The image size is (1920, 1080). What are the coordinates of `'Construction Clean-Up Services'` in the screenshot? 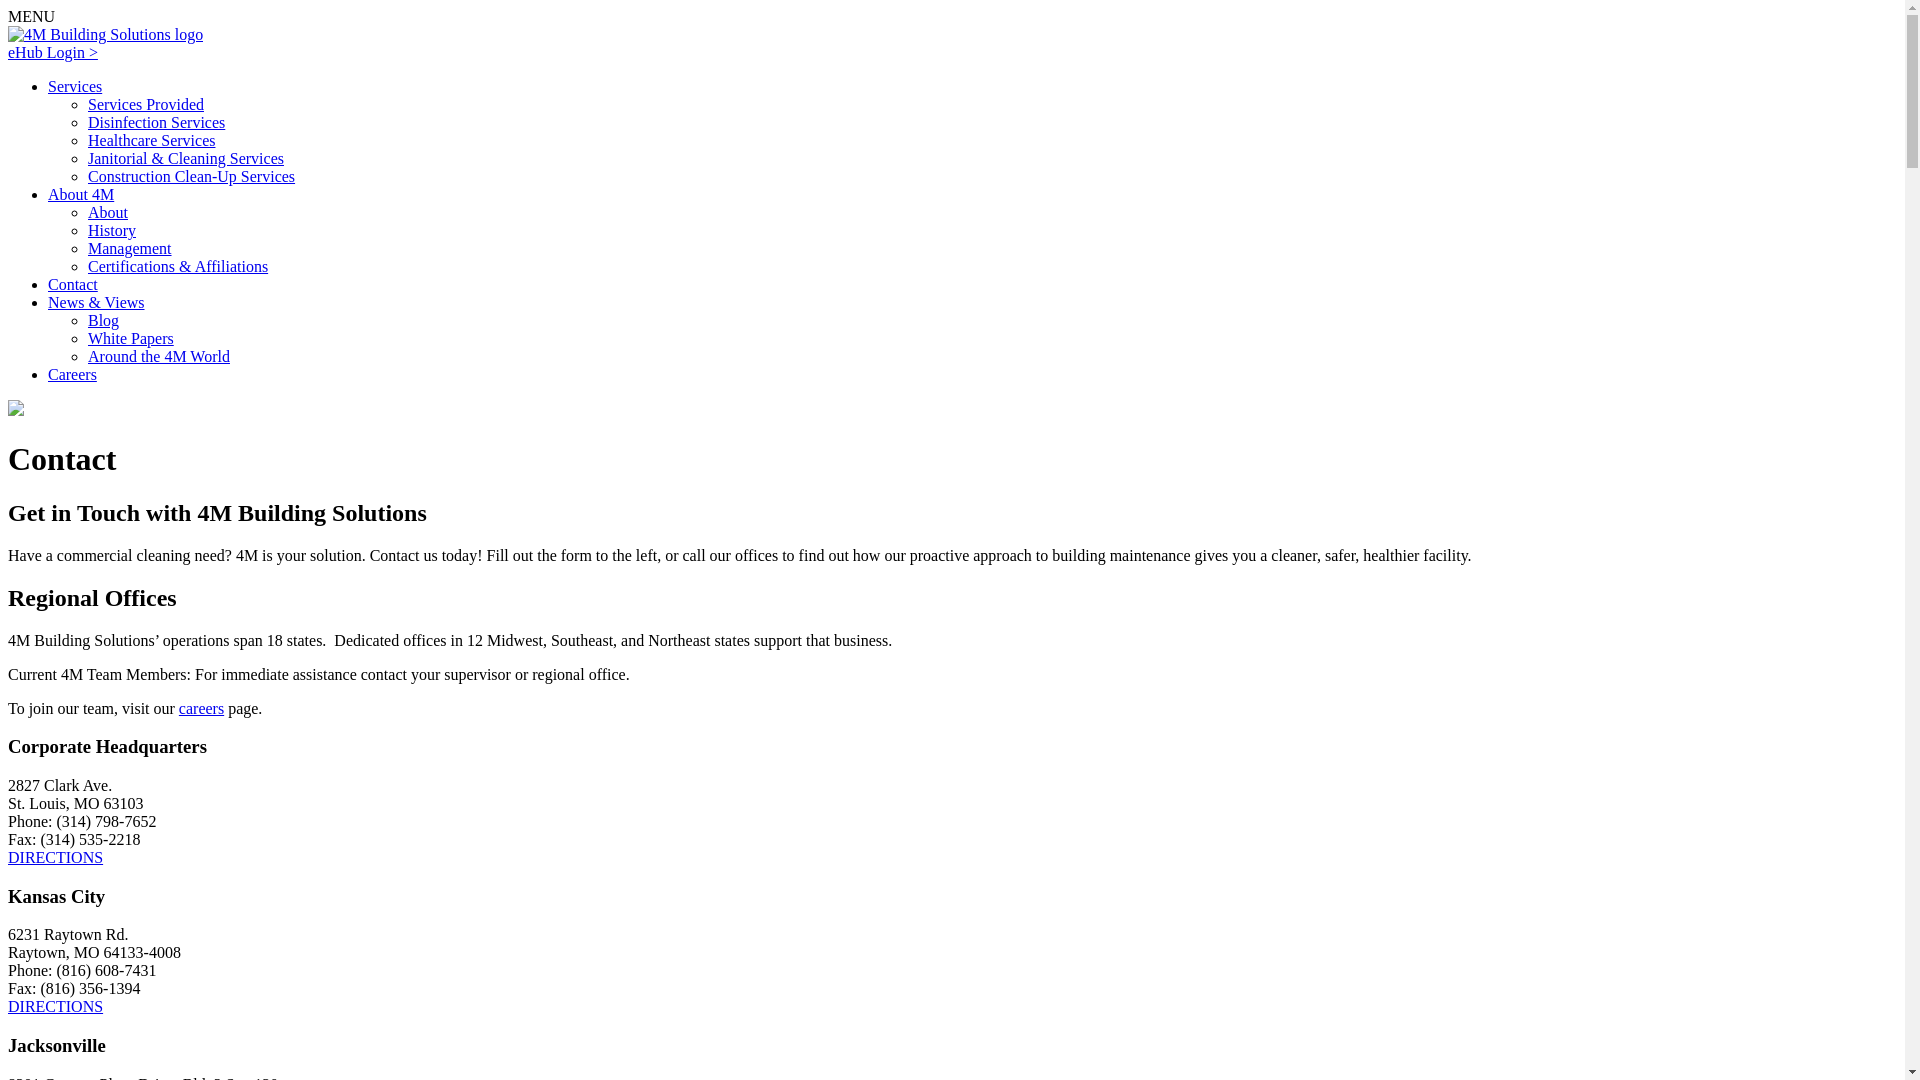 It's located at (191, 175).